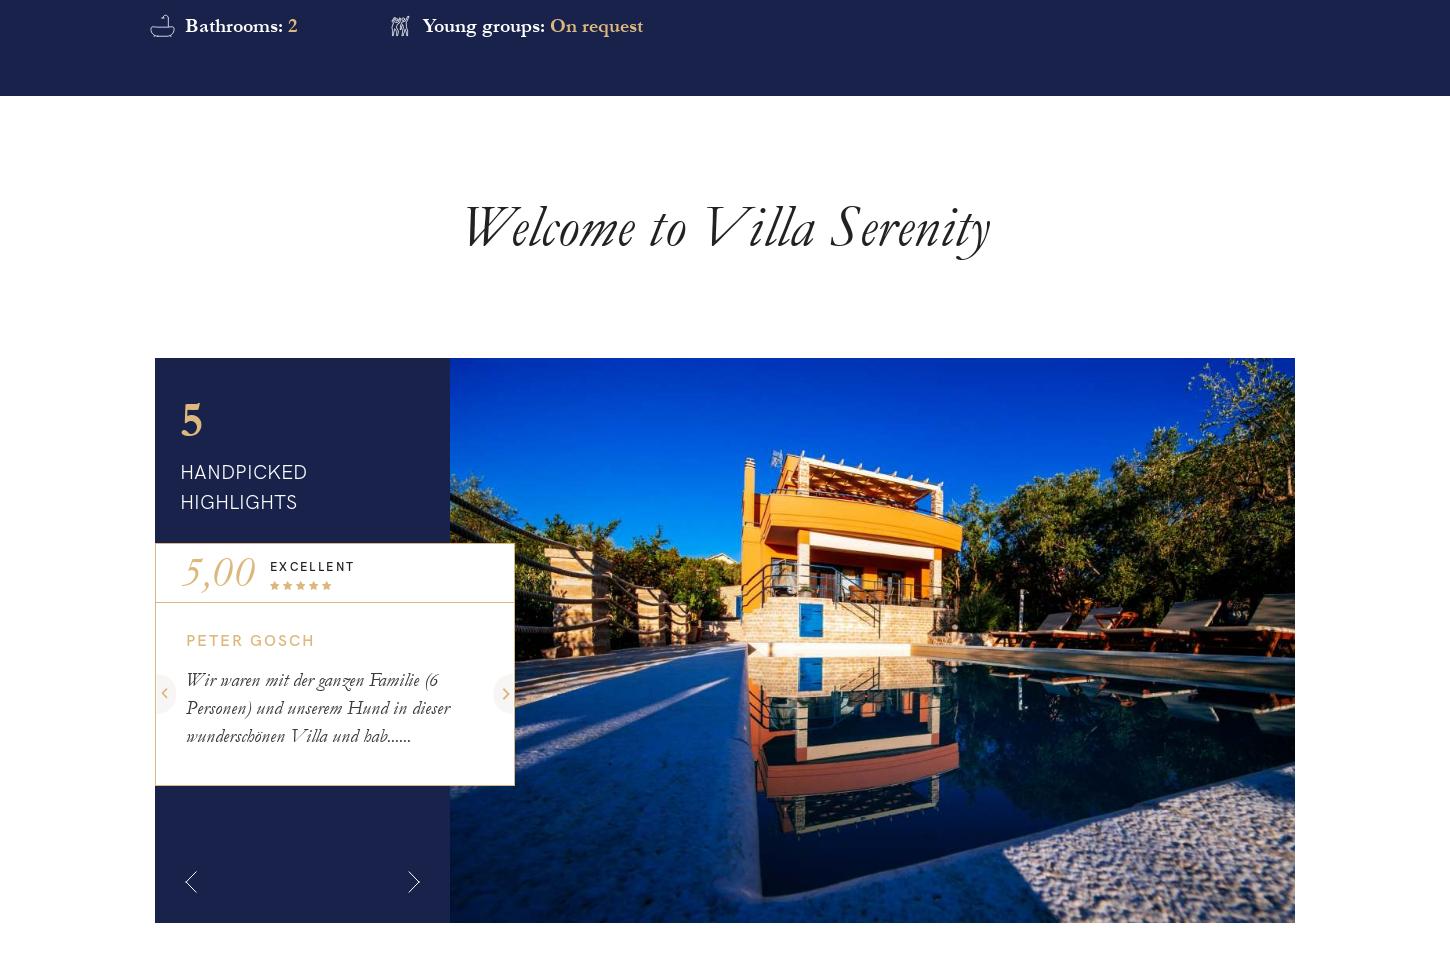  I want to click on 'More', so click(1209, 905).